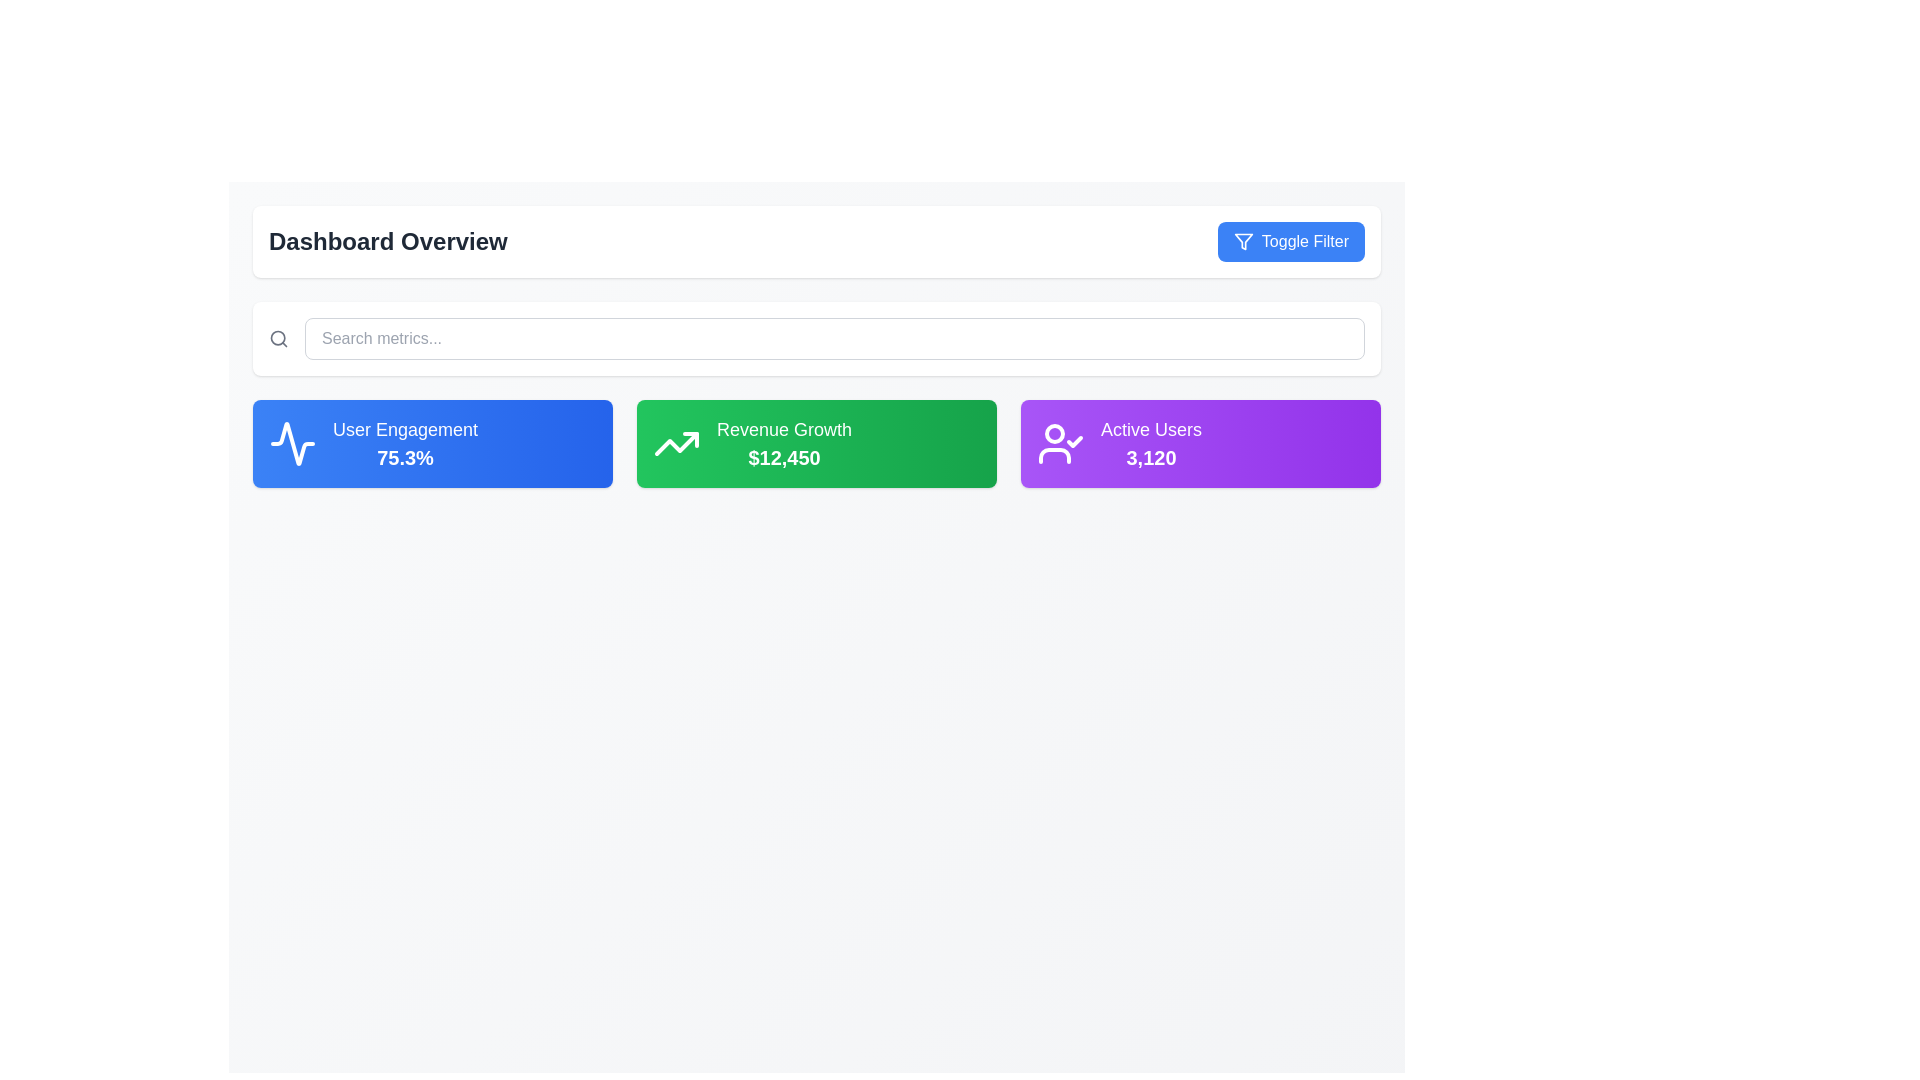 This screenshot has width=1920, height=1080. What do you see at coordinates (816, 442) in the screenshot?
I see `the green Information display card titled 'Revenue Growth' which contains the value '$12,450' and an upward-trending arrow icon, positioned between the 'User Engagement' and 'Active Users' cards in the Dashboard Overview section` at bounding box center [816, 442].